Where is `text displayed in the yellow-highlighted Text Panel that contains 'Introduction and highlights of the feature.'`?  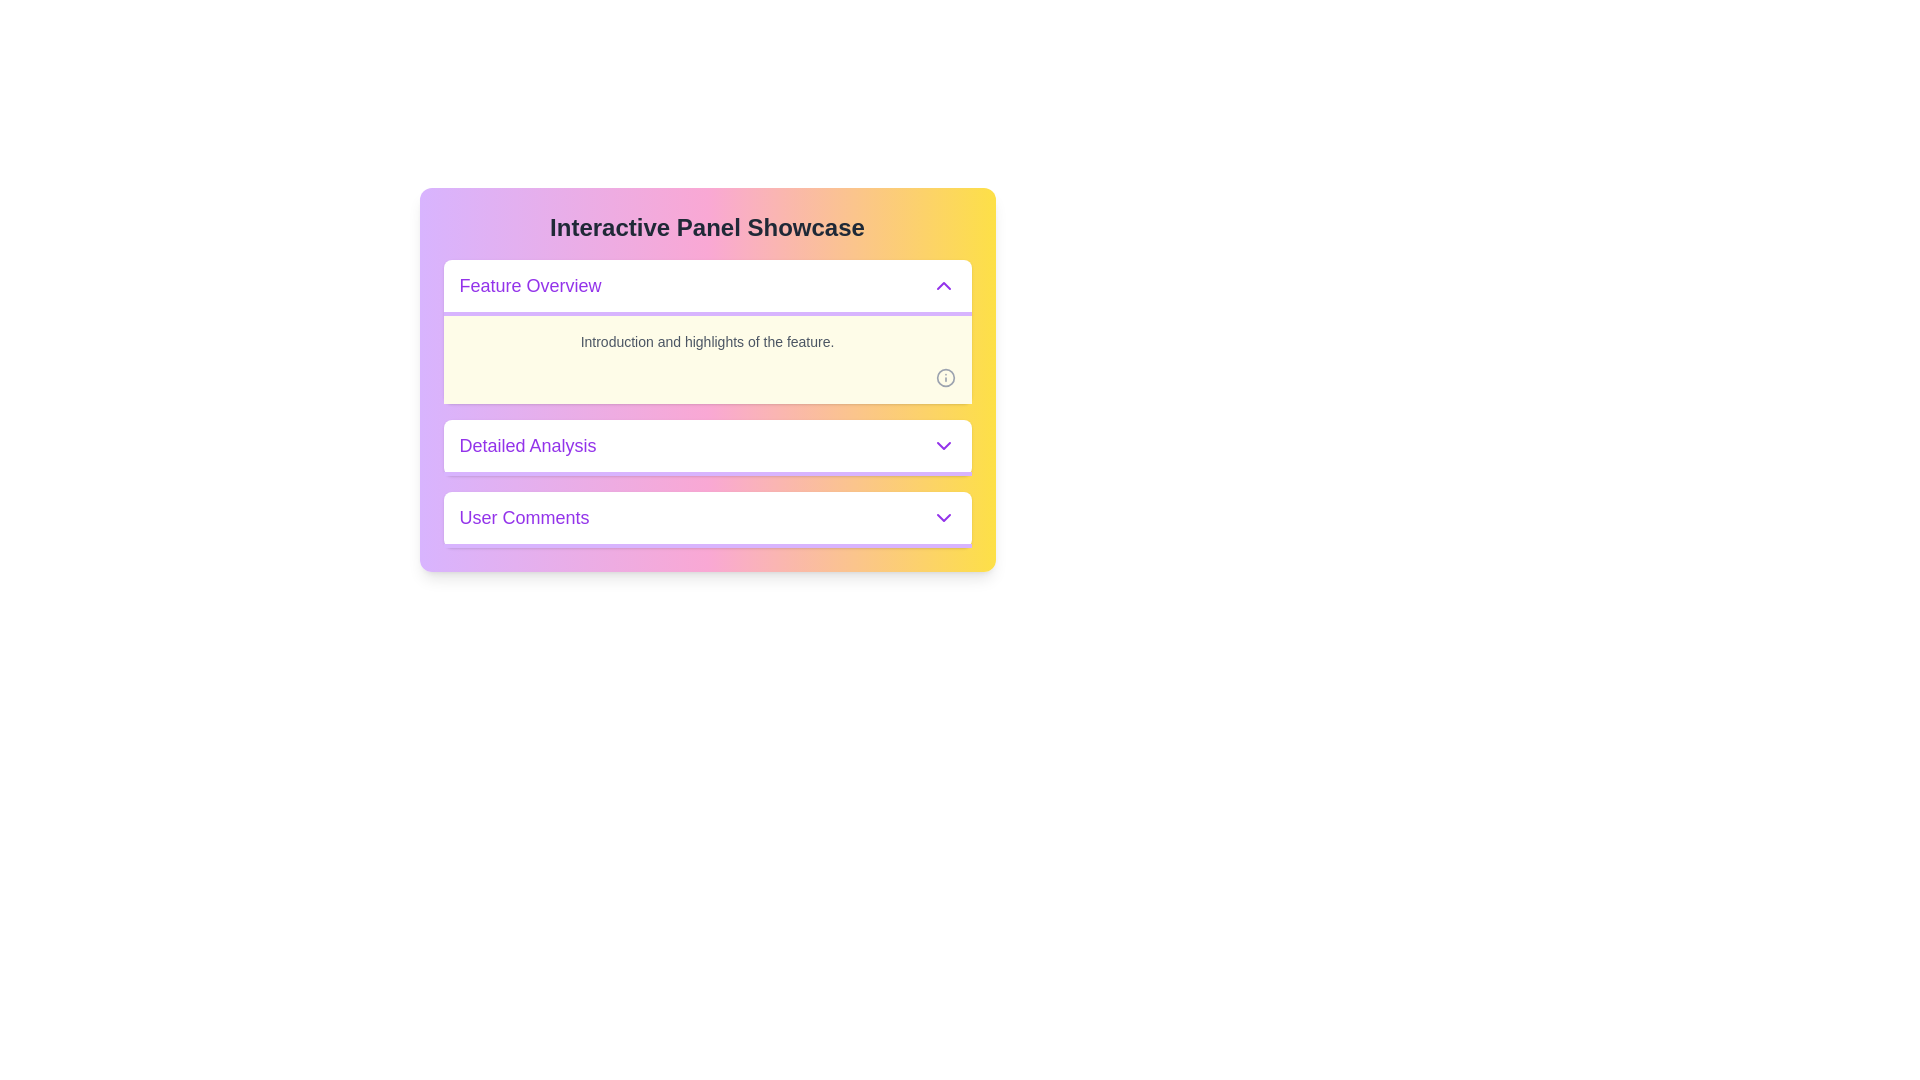 text displayed in the yellow-highlighted Text Panel that contains 'Introduction and highlights of the feature.' is located at coordinates (707, 330).